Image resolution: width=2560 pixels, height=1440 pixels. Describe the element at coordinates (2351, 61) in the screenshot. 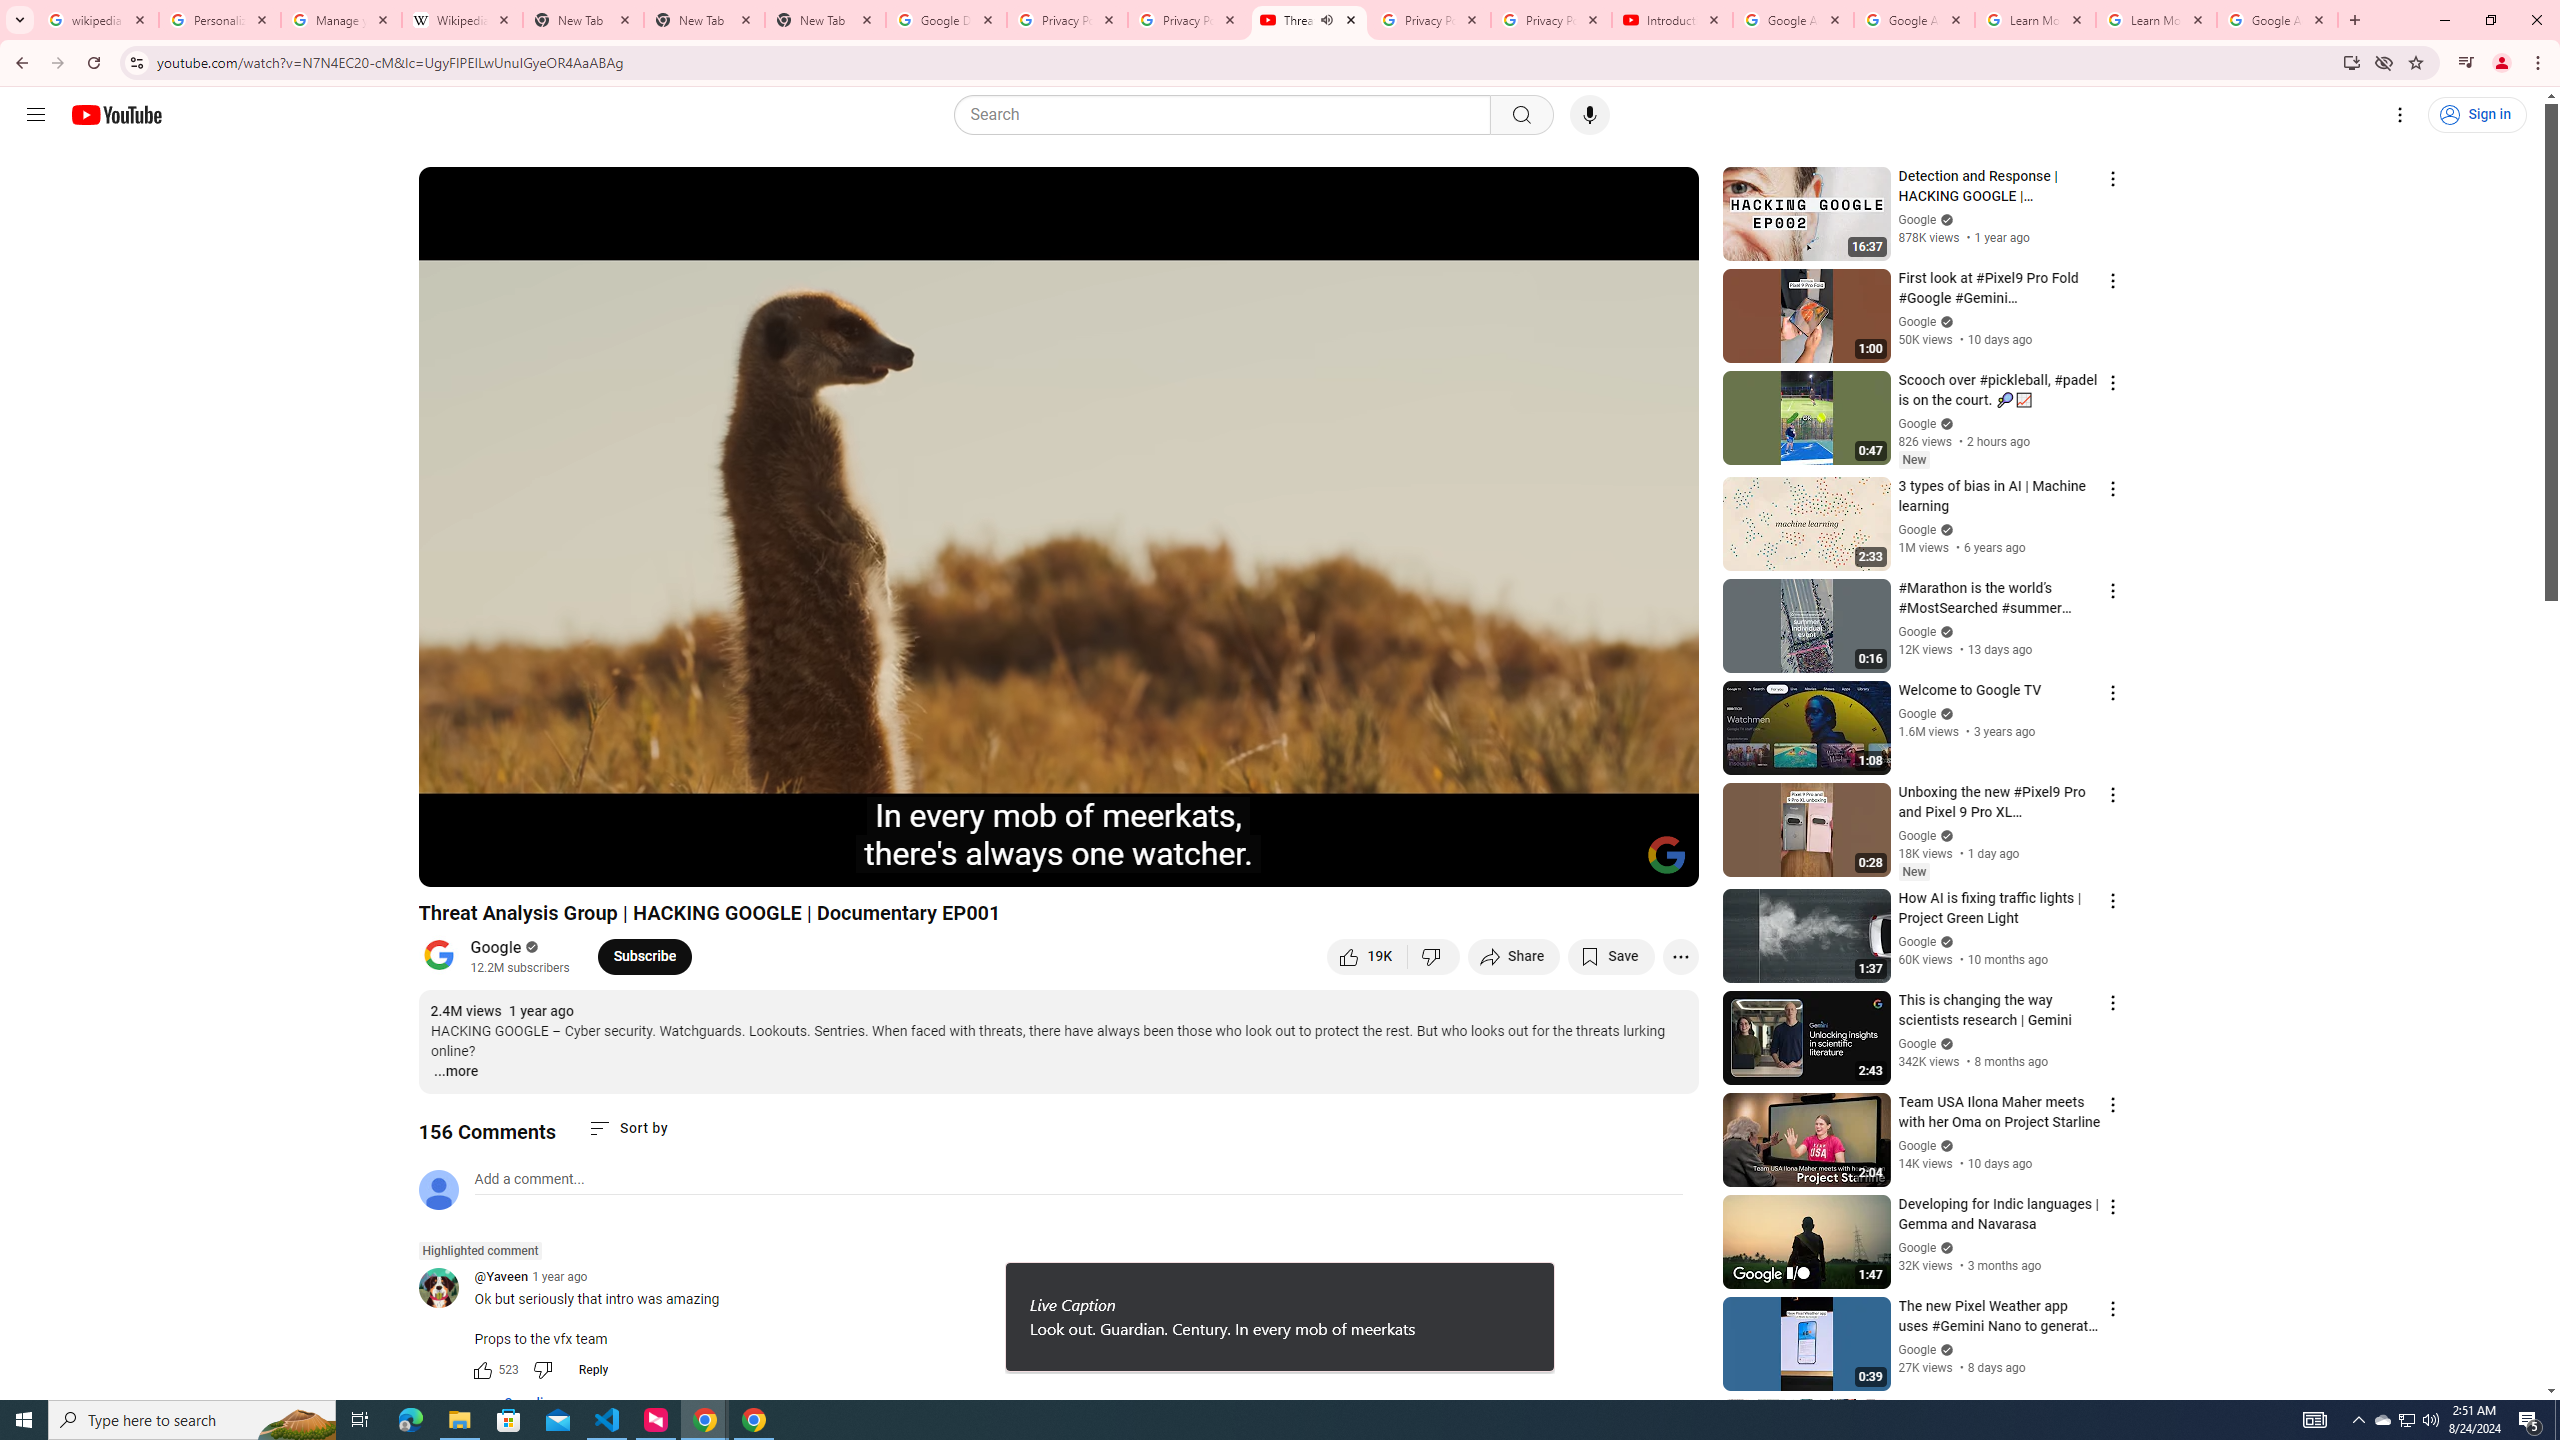

I see `'Install YouTube'` at that location.